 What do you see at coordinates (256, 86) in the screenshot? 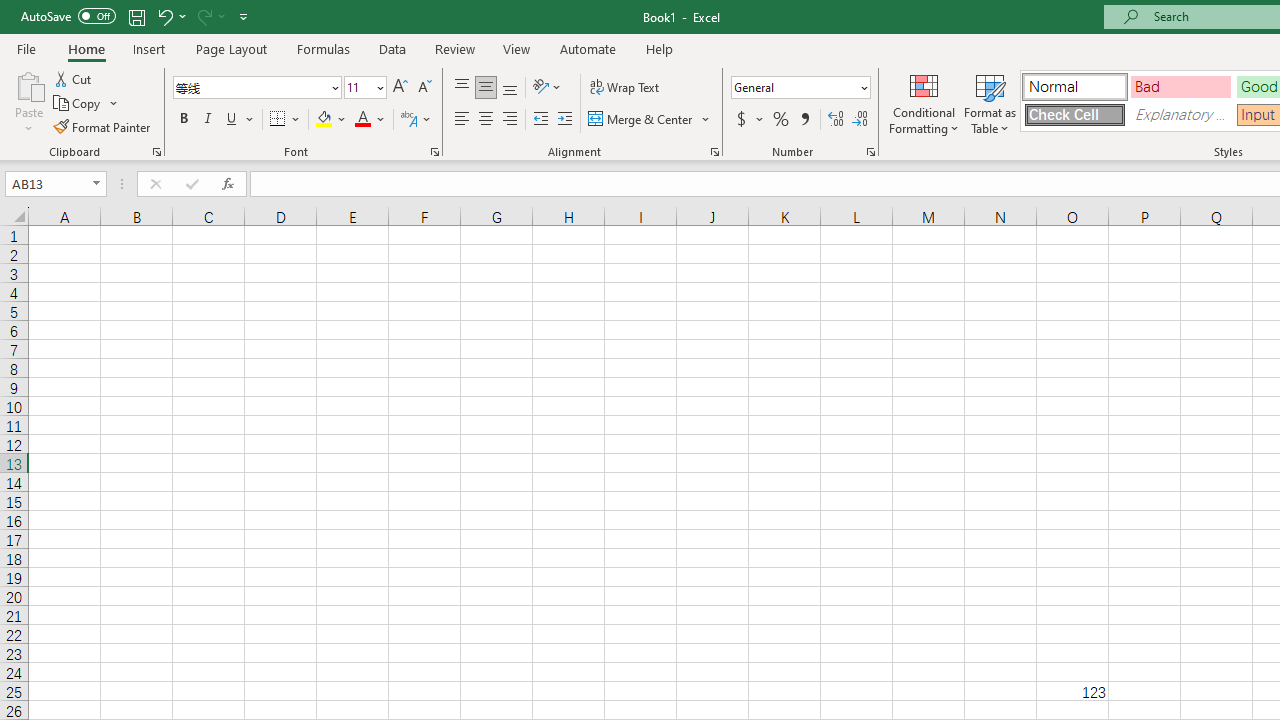
I see `'Font'` at bounding box center [256, 86].